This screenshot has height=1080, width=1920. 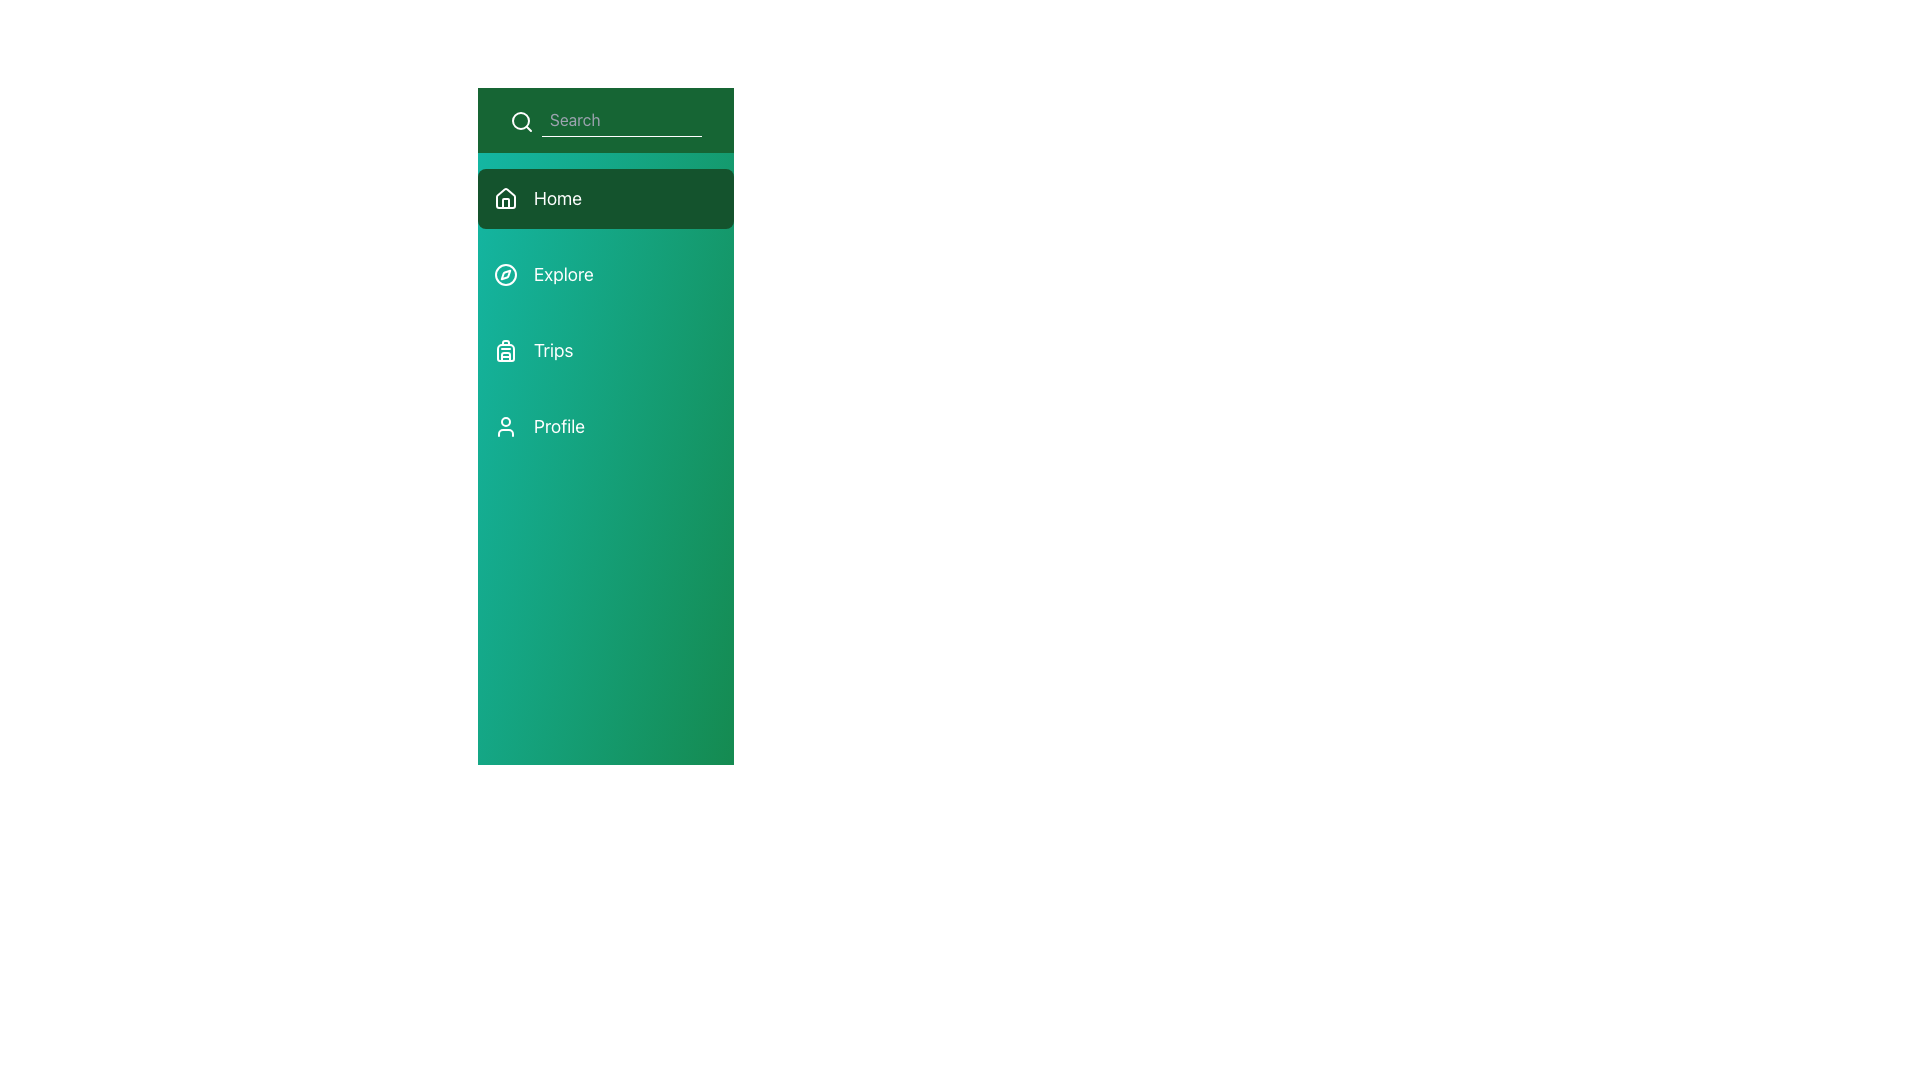 I want to click on the house-shaped icon located in the sidebar navigation menu, which is the first icon in the 'Home' button group, so click(x=505, y=199).